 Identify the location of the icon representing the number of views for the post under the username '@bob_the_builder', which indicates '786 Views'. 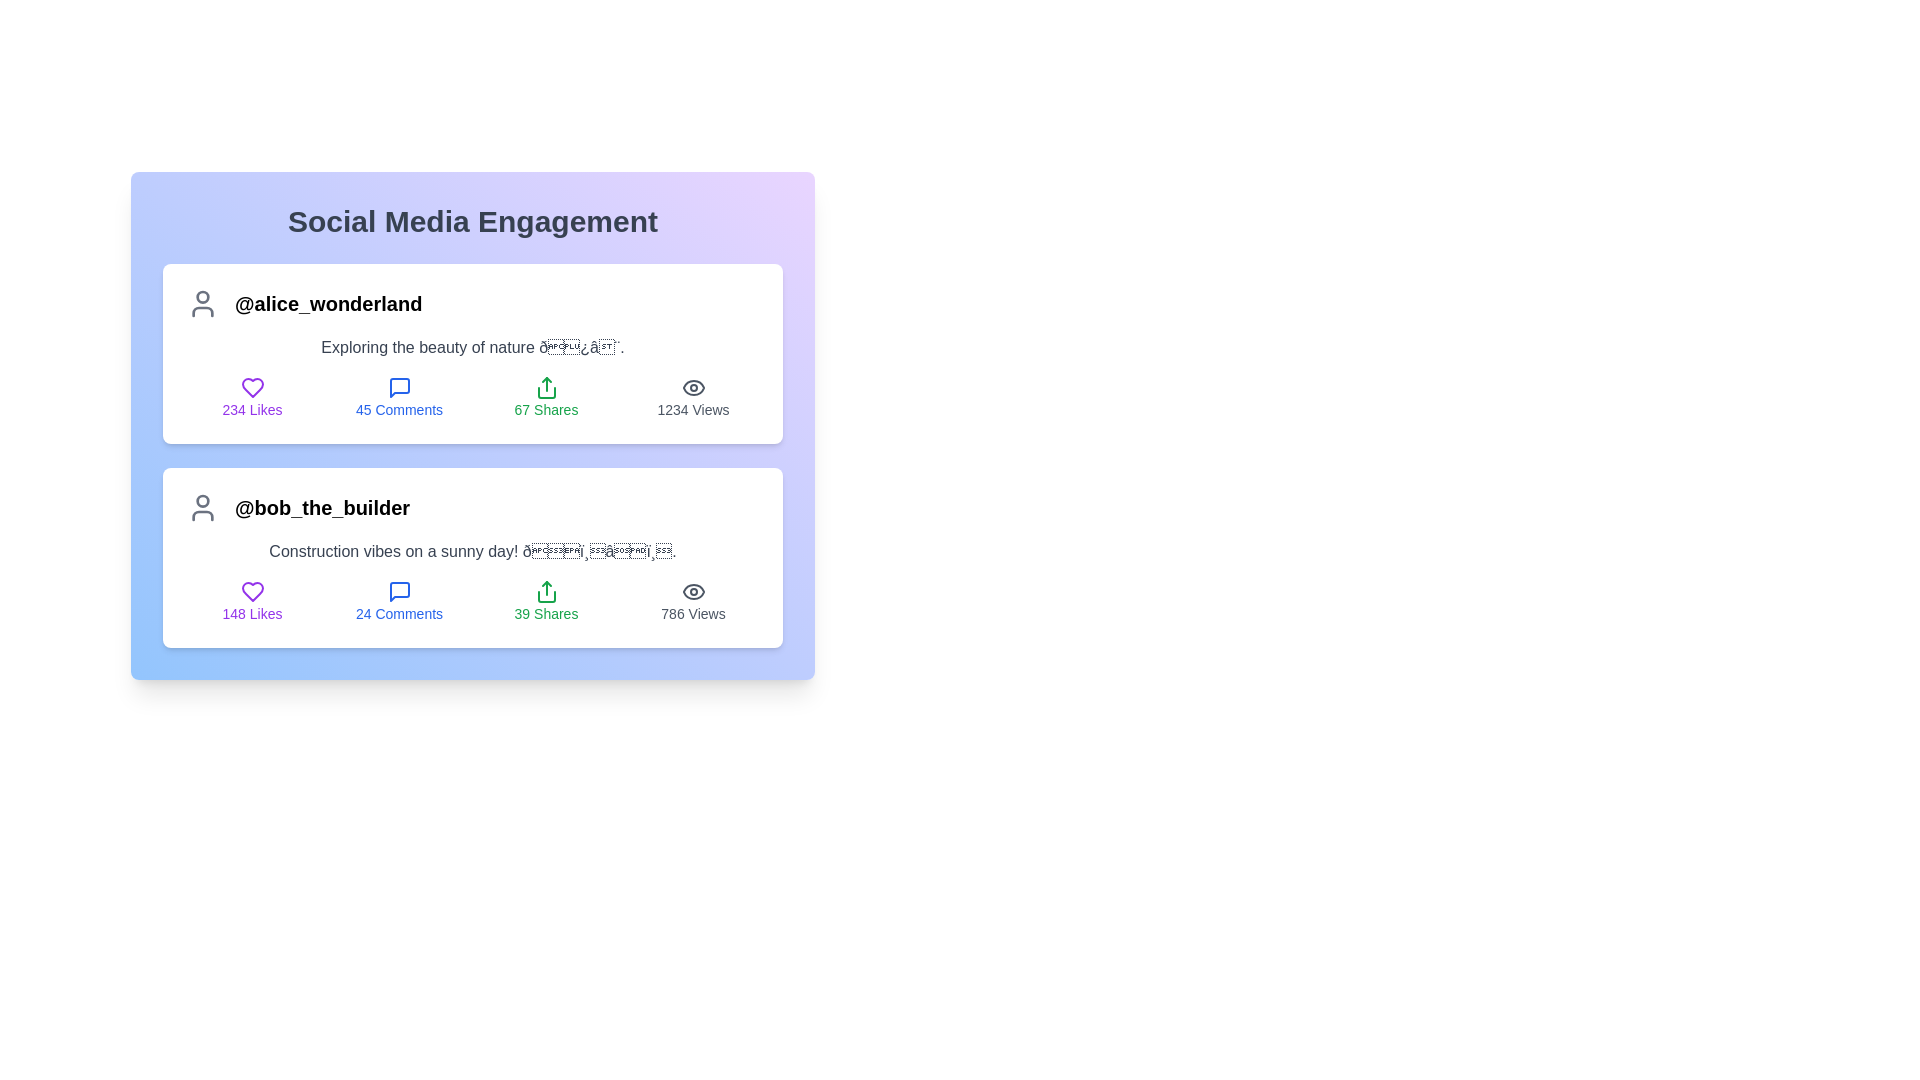
(693, 590).